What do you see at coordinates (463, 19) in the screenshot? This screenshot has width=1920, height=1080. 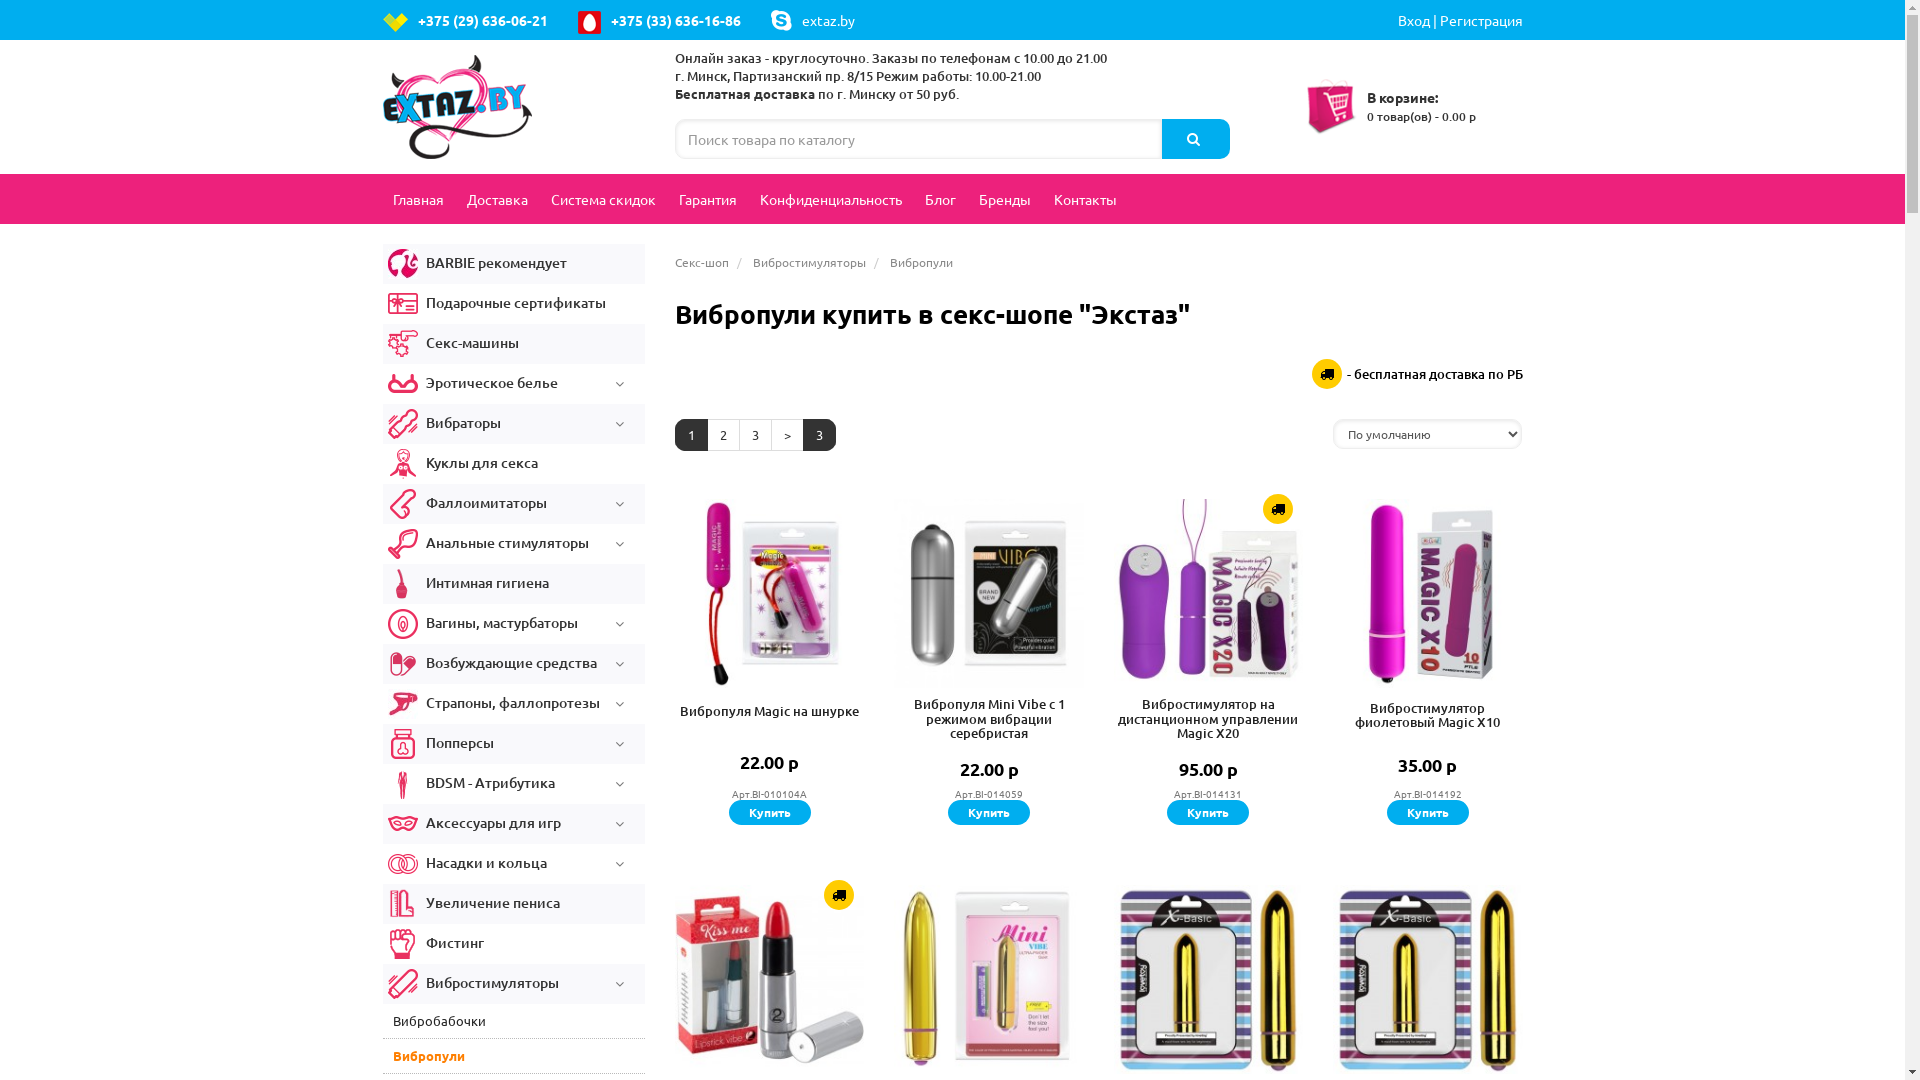 I see `'+375 (29) 636-06-21'` at bounding box center [463, 19].